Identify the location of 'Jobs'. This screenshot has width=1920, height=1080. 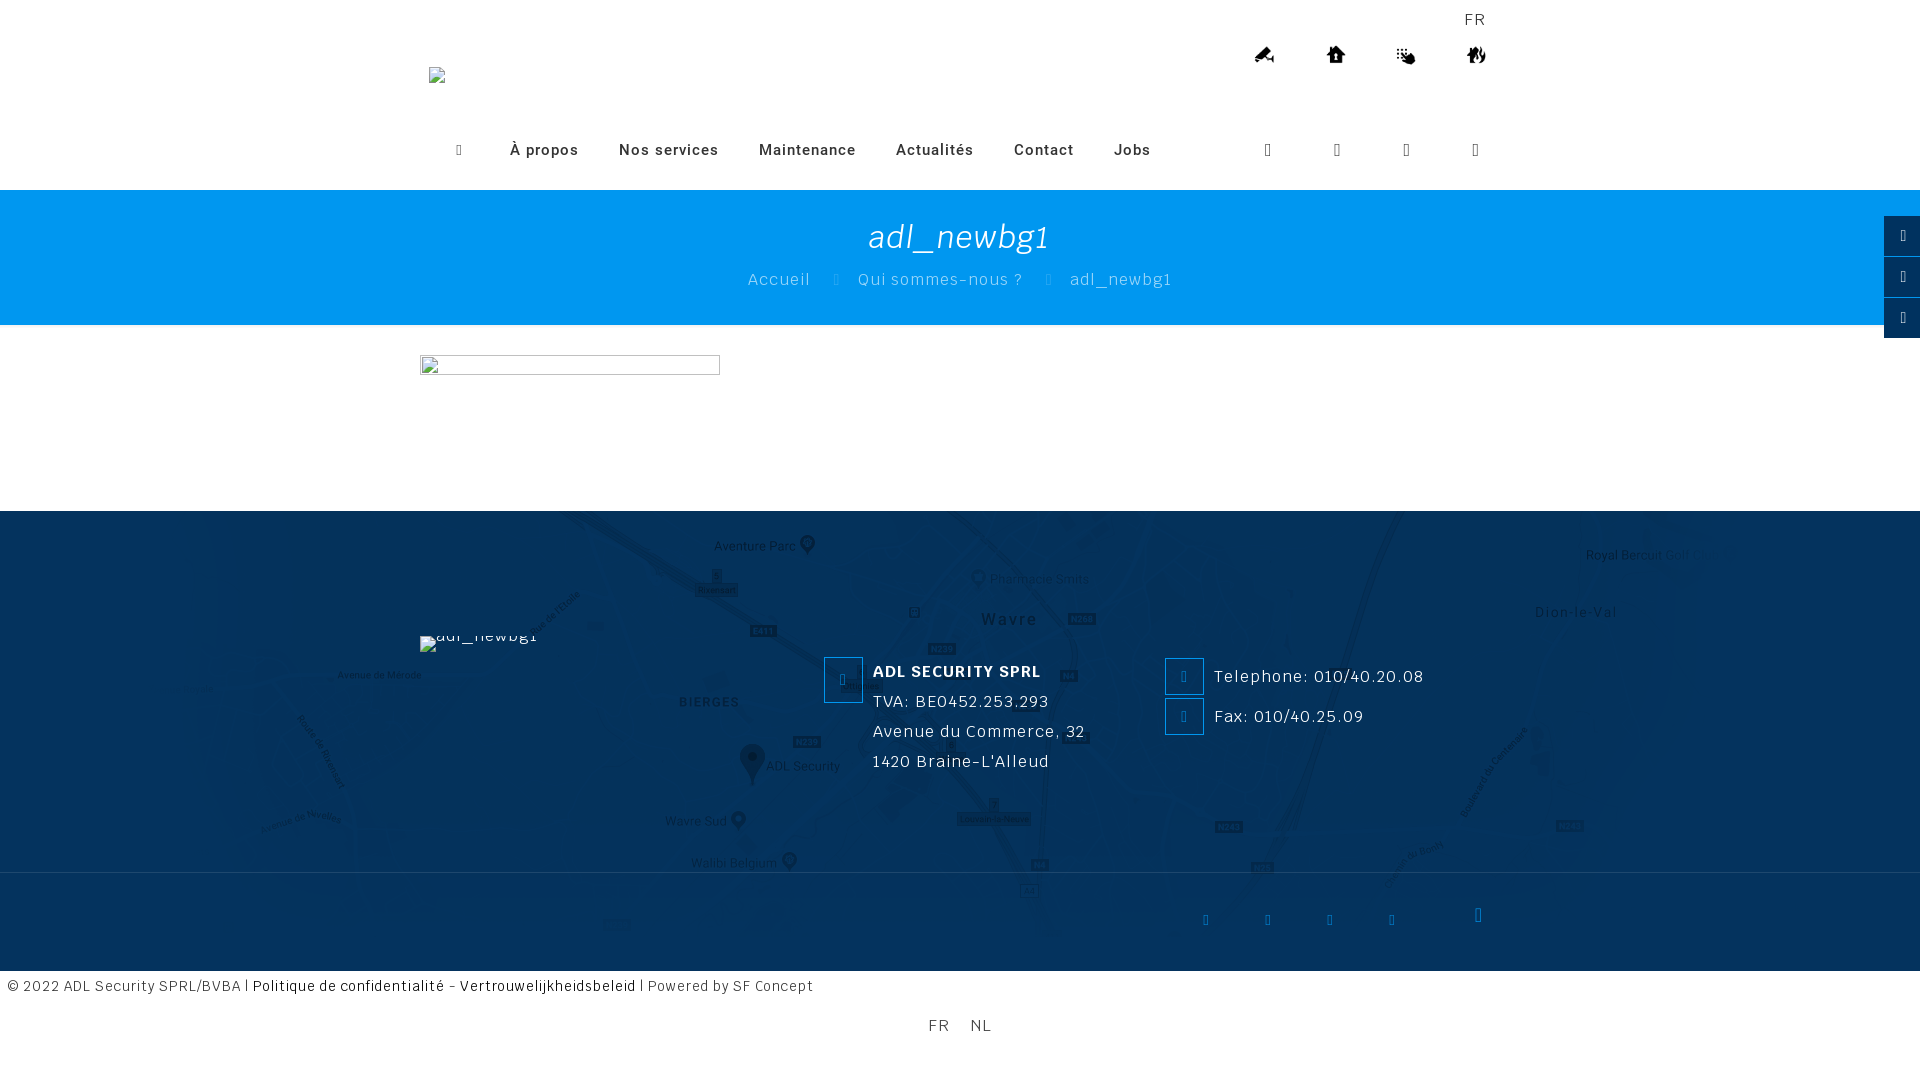
(1093, 149).